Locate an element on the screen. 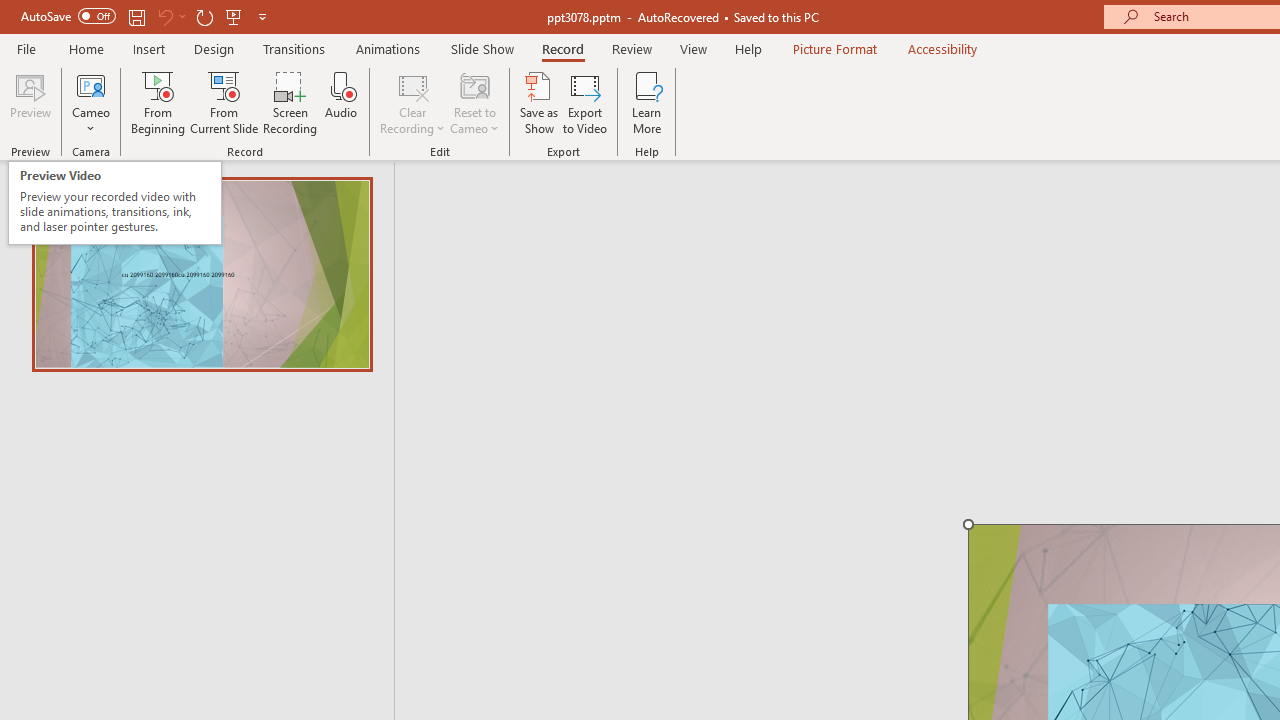  'Learn More' is located at coordinates (647, 103).